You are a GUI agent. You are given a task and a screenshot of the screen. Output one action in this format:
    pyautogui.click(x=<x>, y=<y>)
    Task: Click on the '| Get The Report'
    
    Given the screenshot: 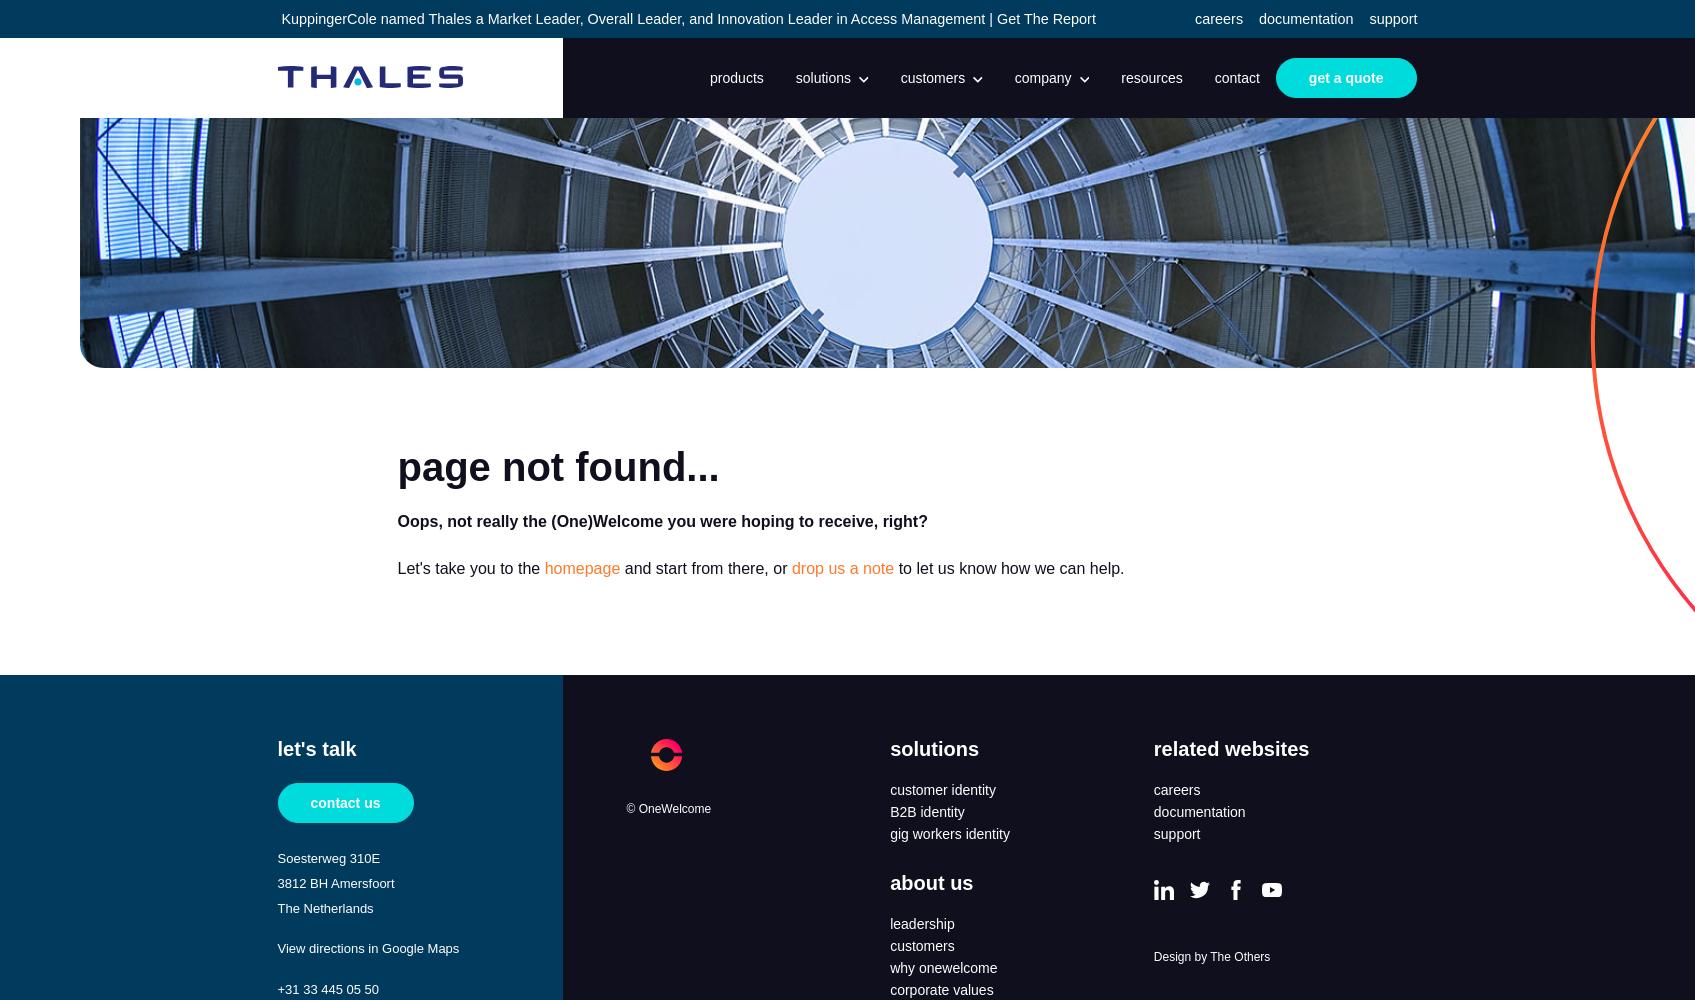 What is the action you would take?
    pyautogui.click(x=1040, y=19)
    